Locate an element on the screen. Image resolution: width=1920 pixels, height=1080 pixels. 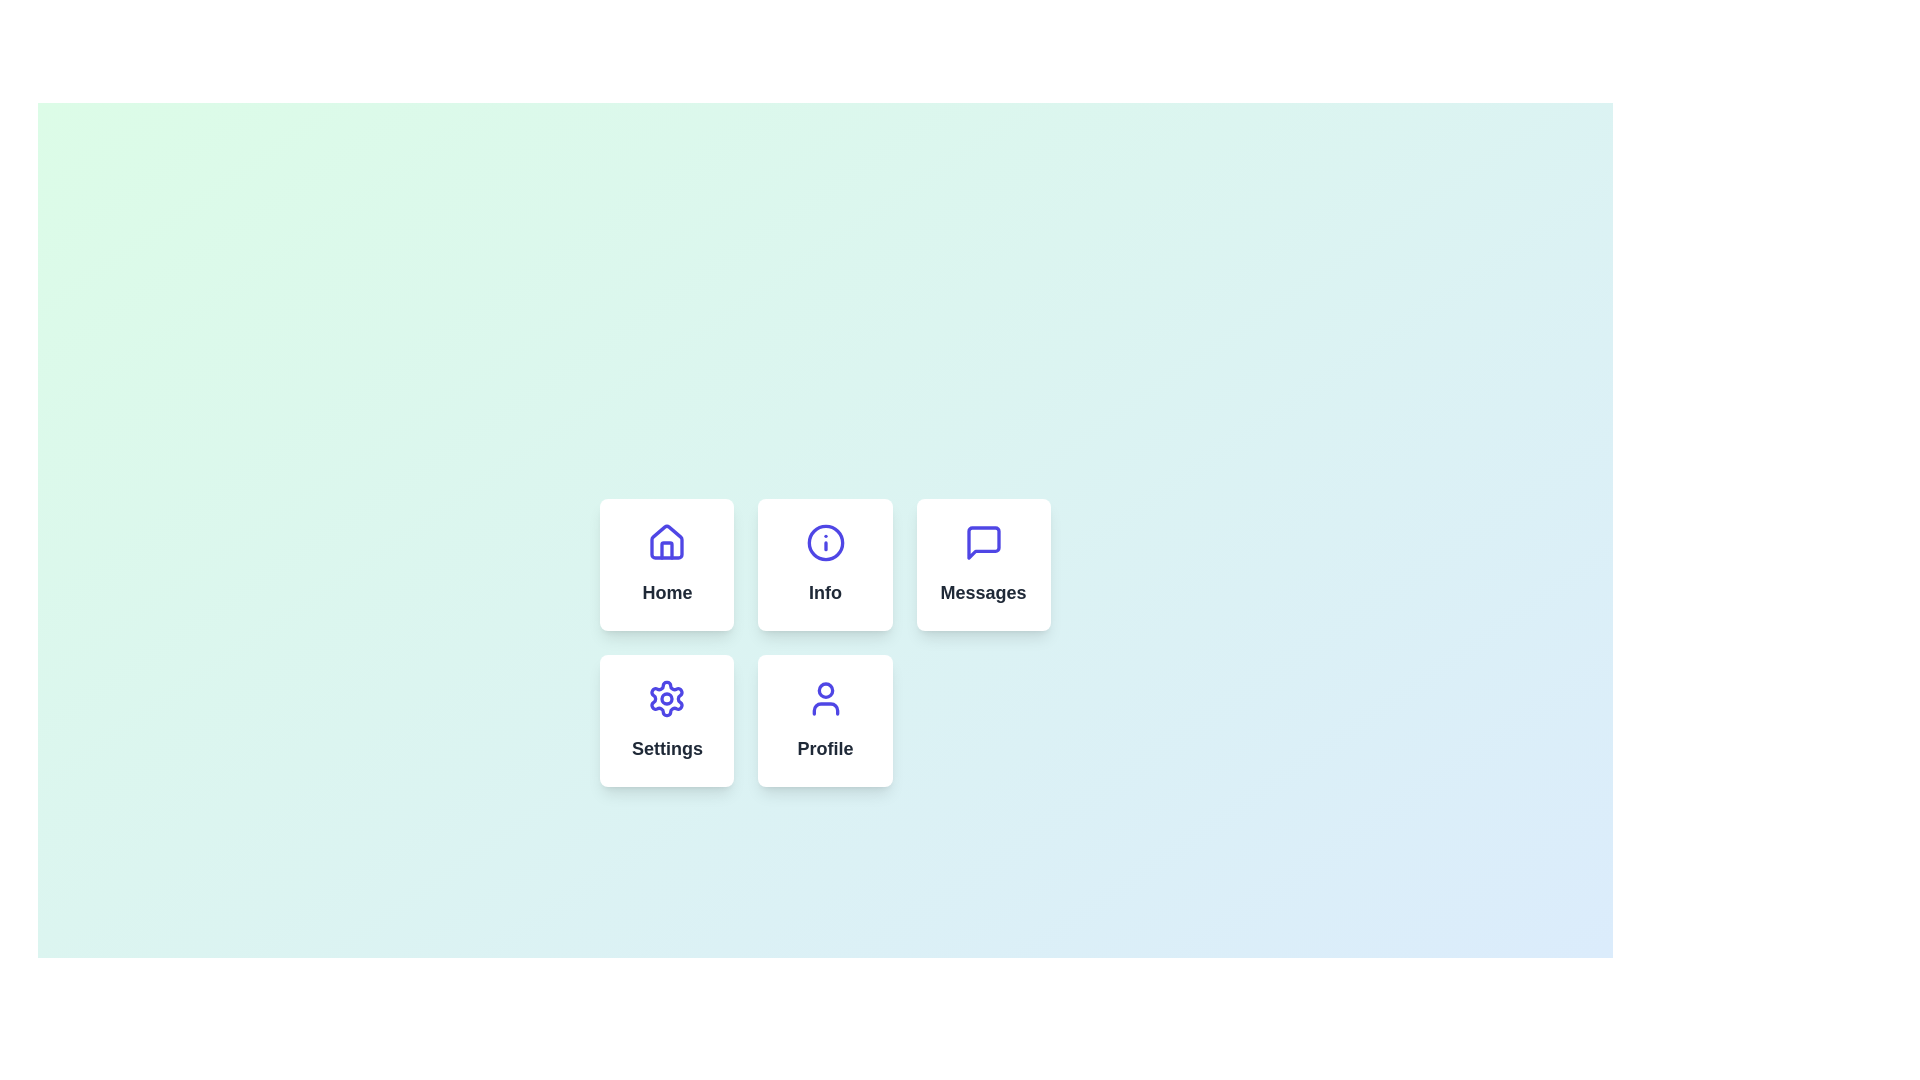
the informational icon in the 'Info' card is located at coordinates (825, 543).